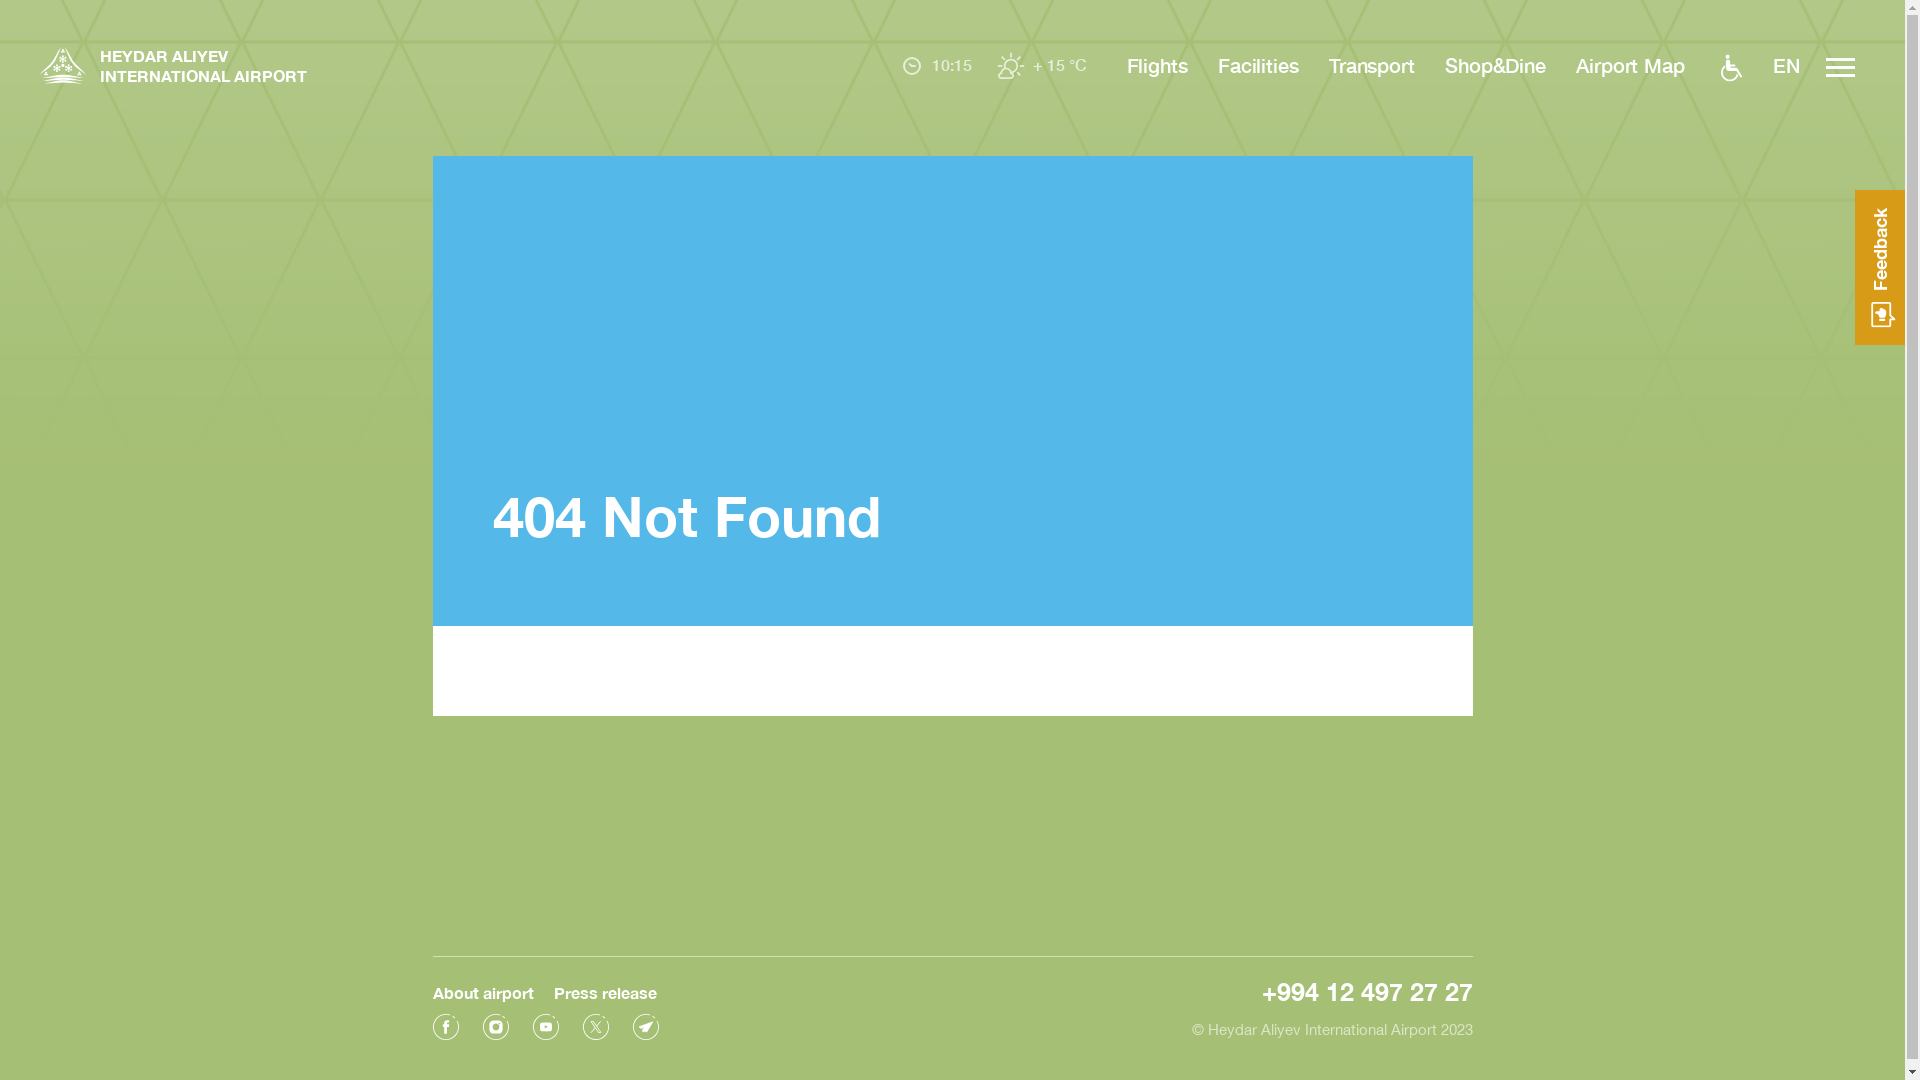 The width and height of the screenshot is (1920, 1080). I want to click on 'EN', so click(1785, 65).